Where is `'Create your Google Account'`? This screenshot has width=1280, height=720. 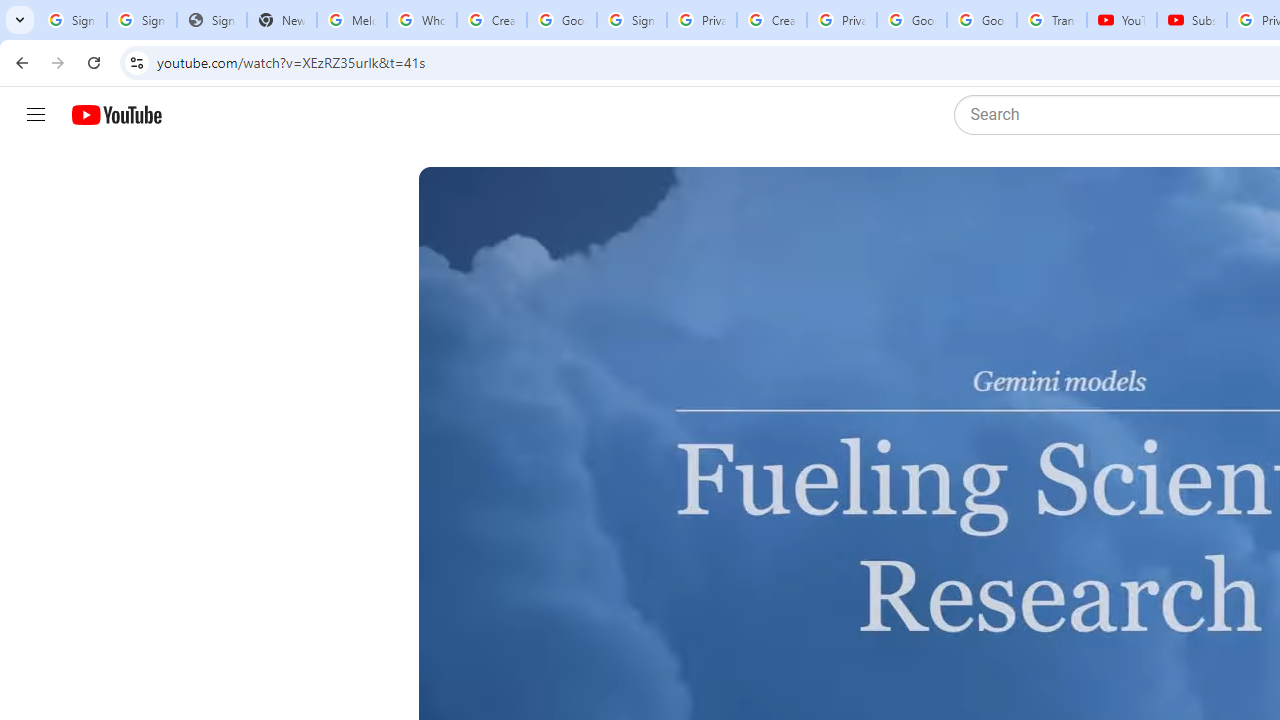 'Create your Google Account' is located at coordinates (492, 20).